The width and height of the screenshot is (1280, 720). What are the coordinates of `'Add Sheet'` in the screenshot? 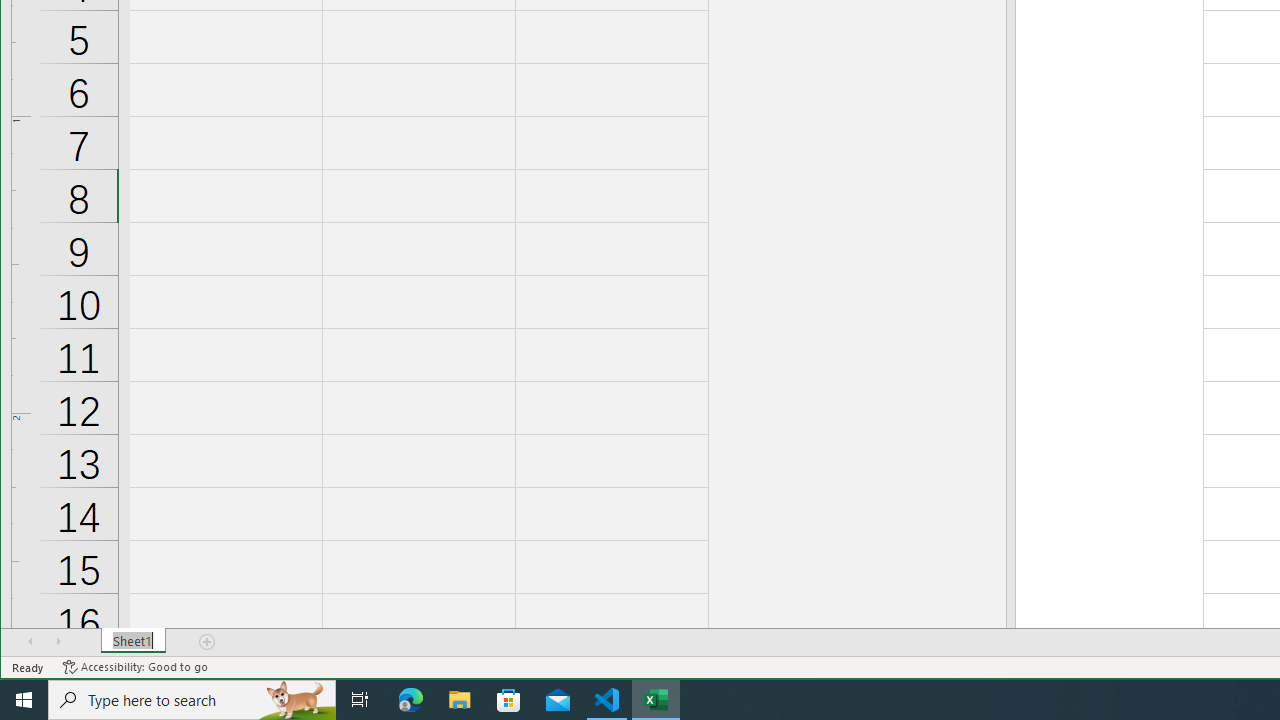 It's located at (208, 641).